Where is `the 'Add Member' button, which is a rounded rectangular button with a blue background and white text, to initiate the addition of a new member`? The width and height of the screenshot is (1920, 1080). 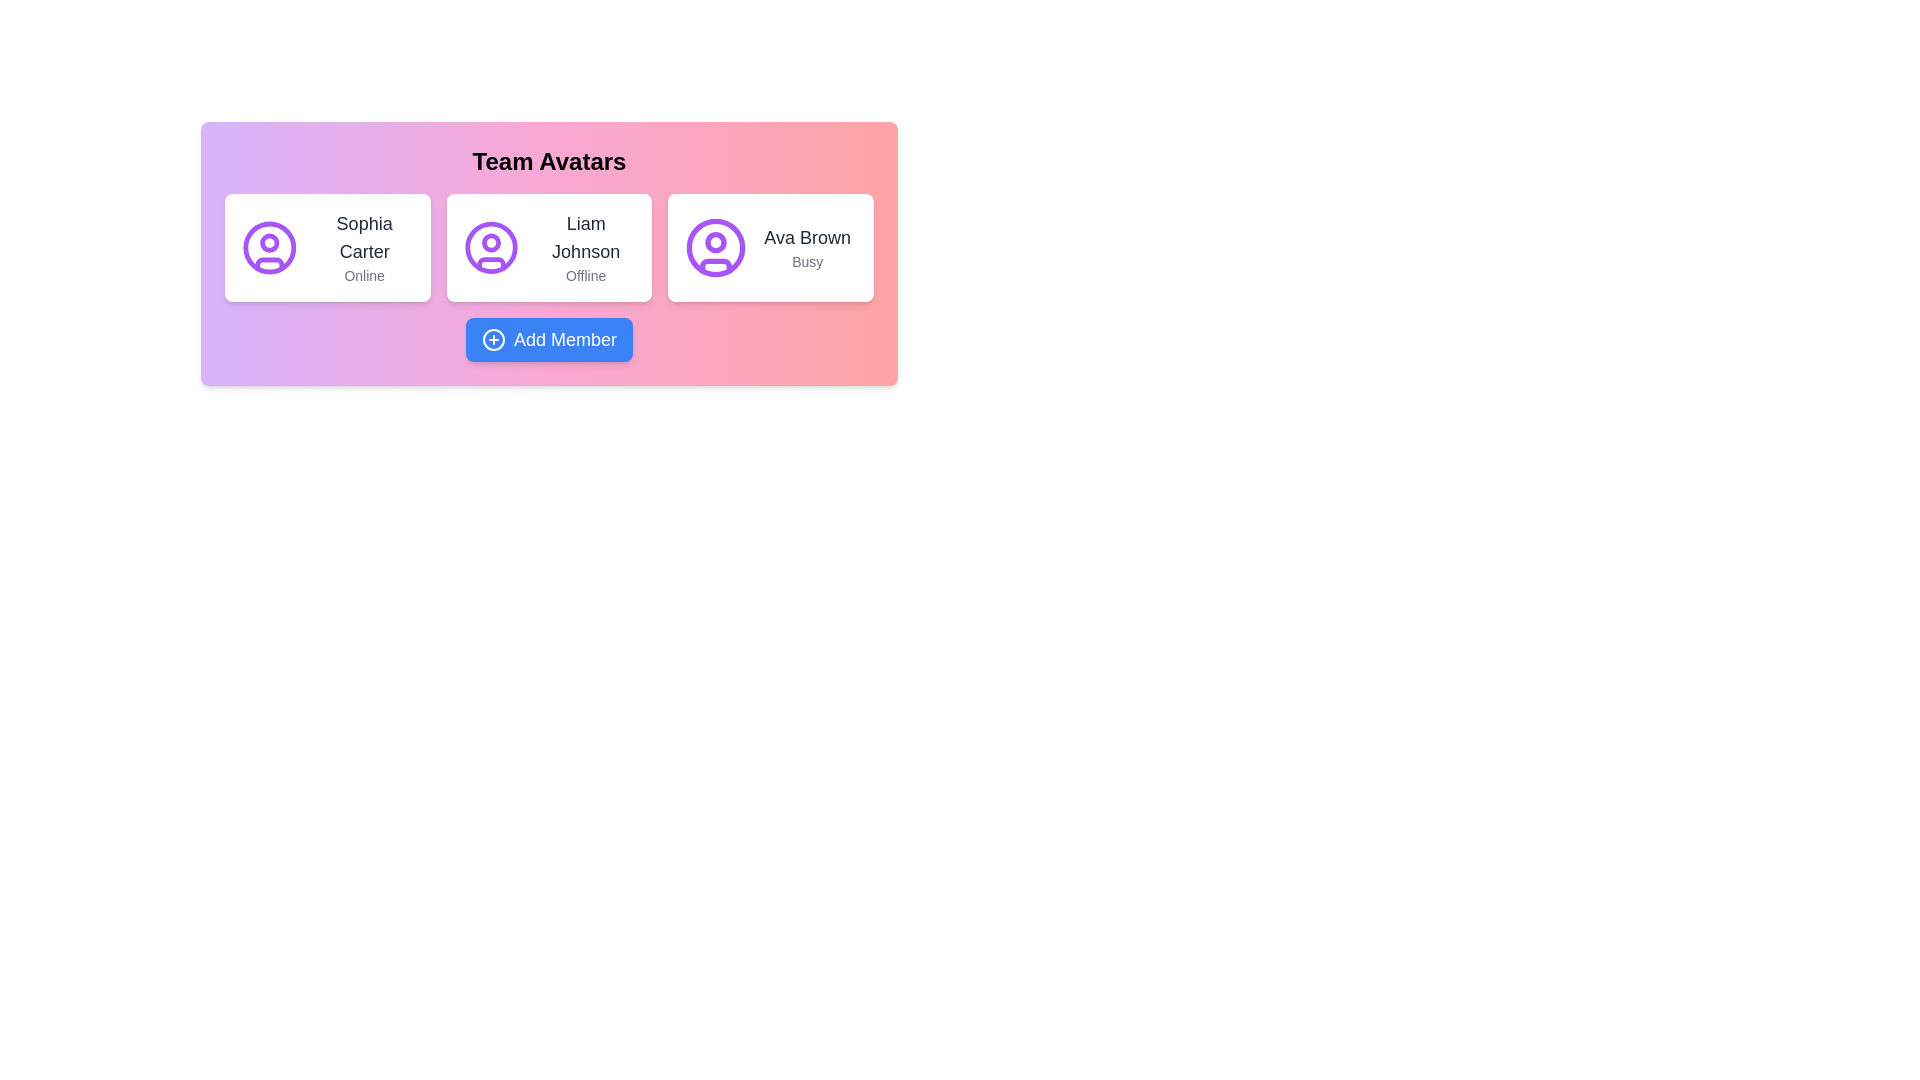 the 'Add Member' button, which is a rounded rectangular button with a blue background and white text, to initiate the addition of a new member is located at coordinates (549, 338).